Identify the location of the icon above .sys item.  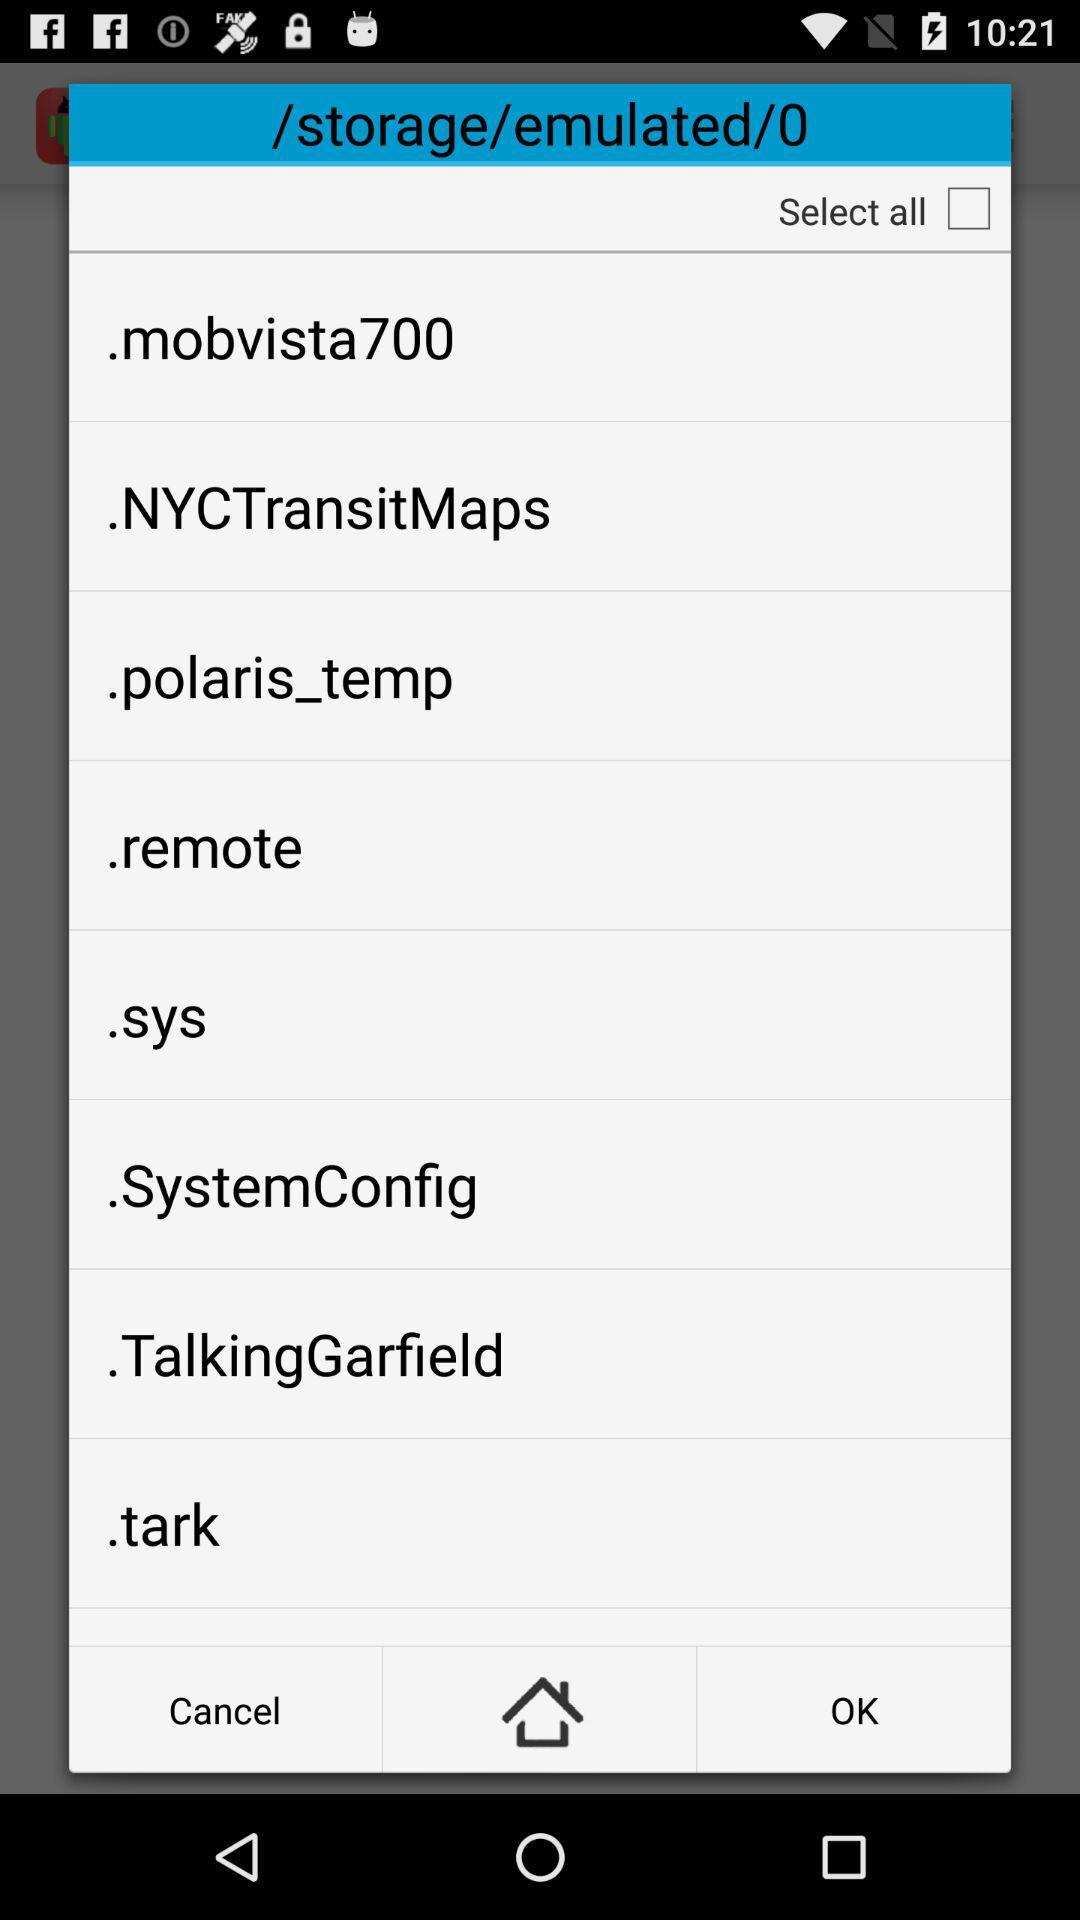
(540, 845).